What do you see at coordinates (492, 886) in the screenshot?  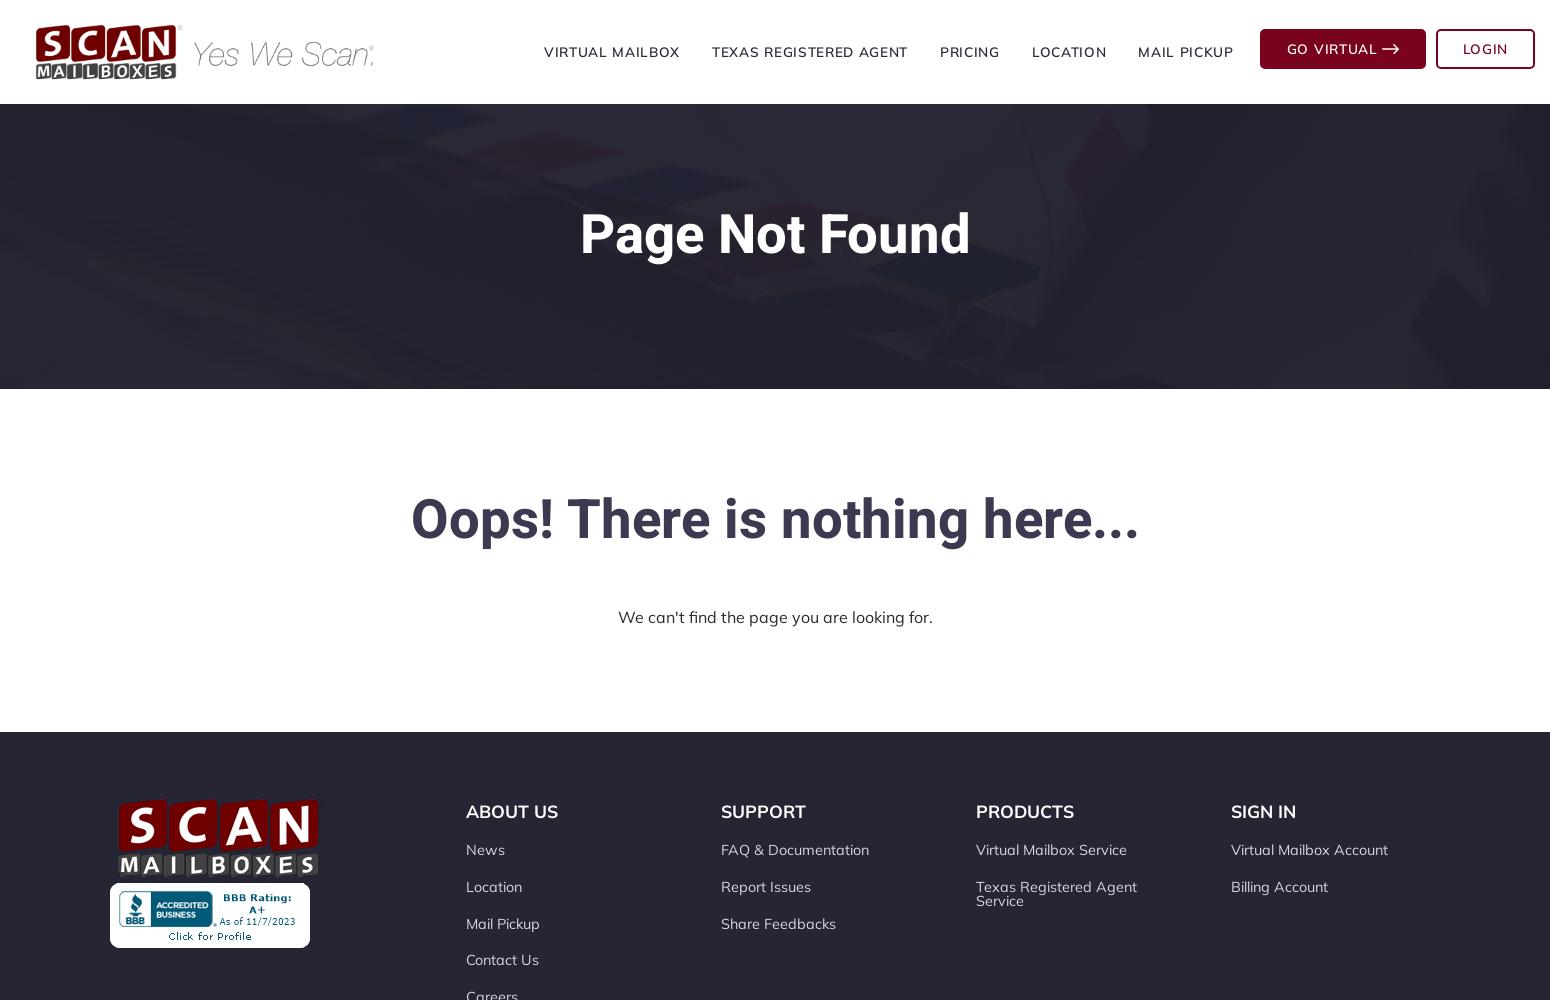 I see `'Location'` at bounding box center [492, 886].